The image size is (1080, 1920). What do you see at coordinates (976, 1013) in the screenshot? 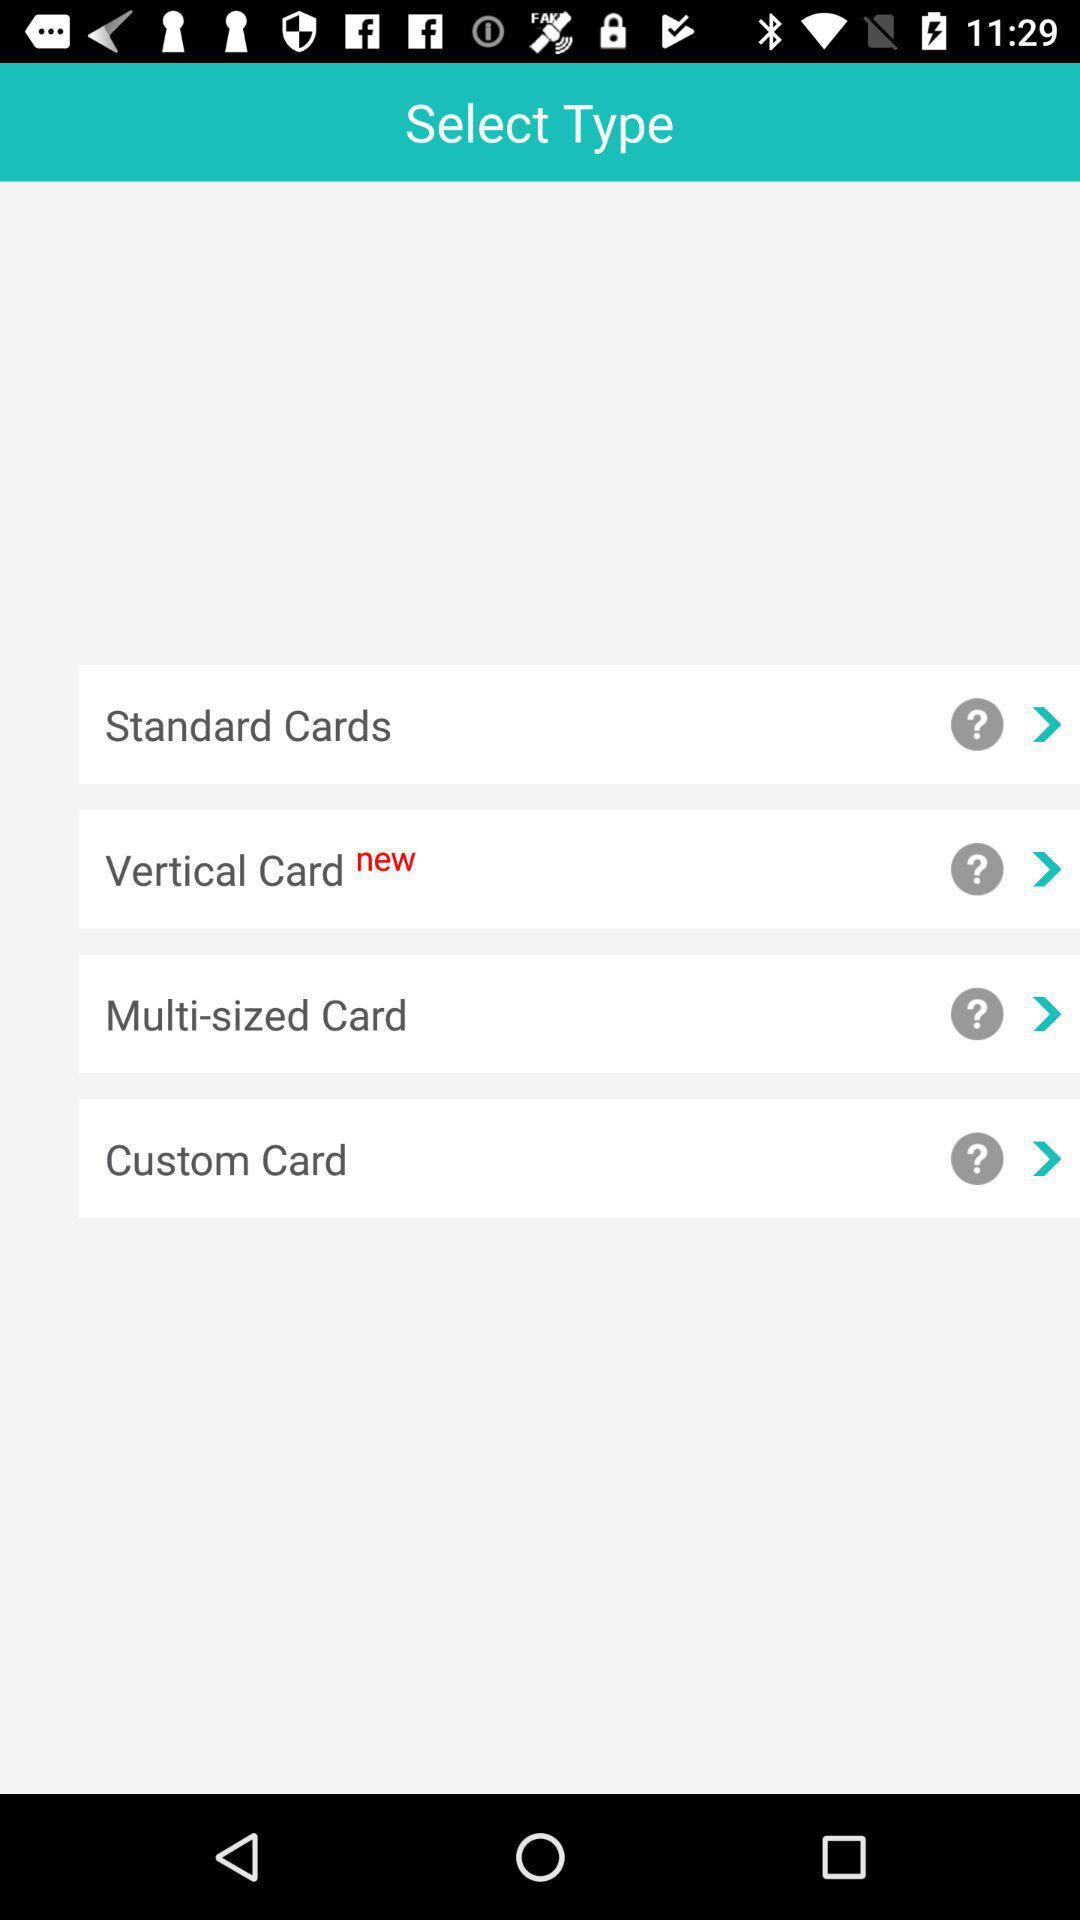
I see `show information` at bounding box center [976, 1013].